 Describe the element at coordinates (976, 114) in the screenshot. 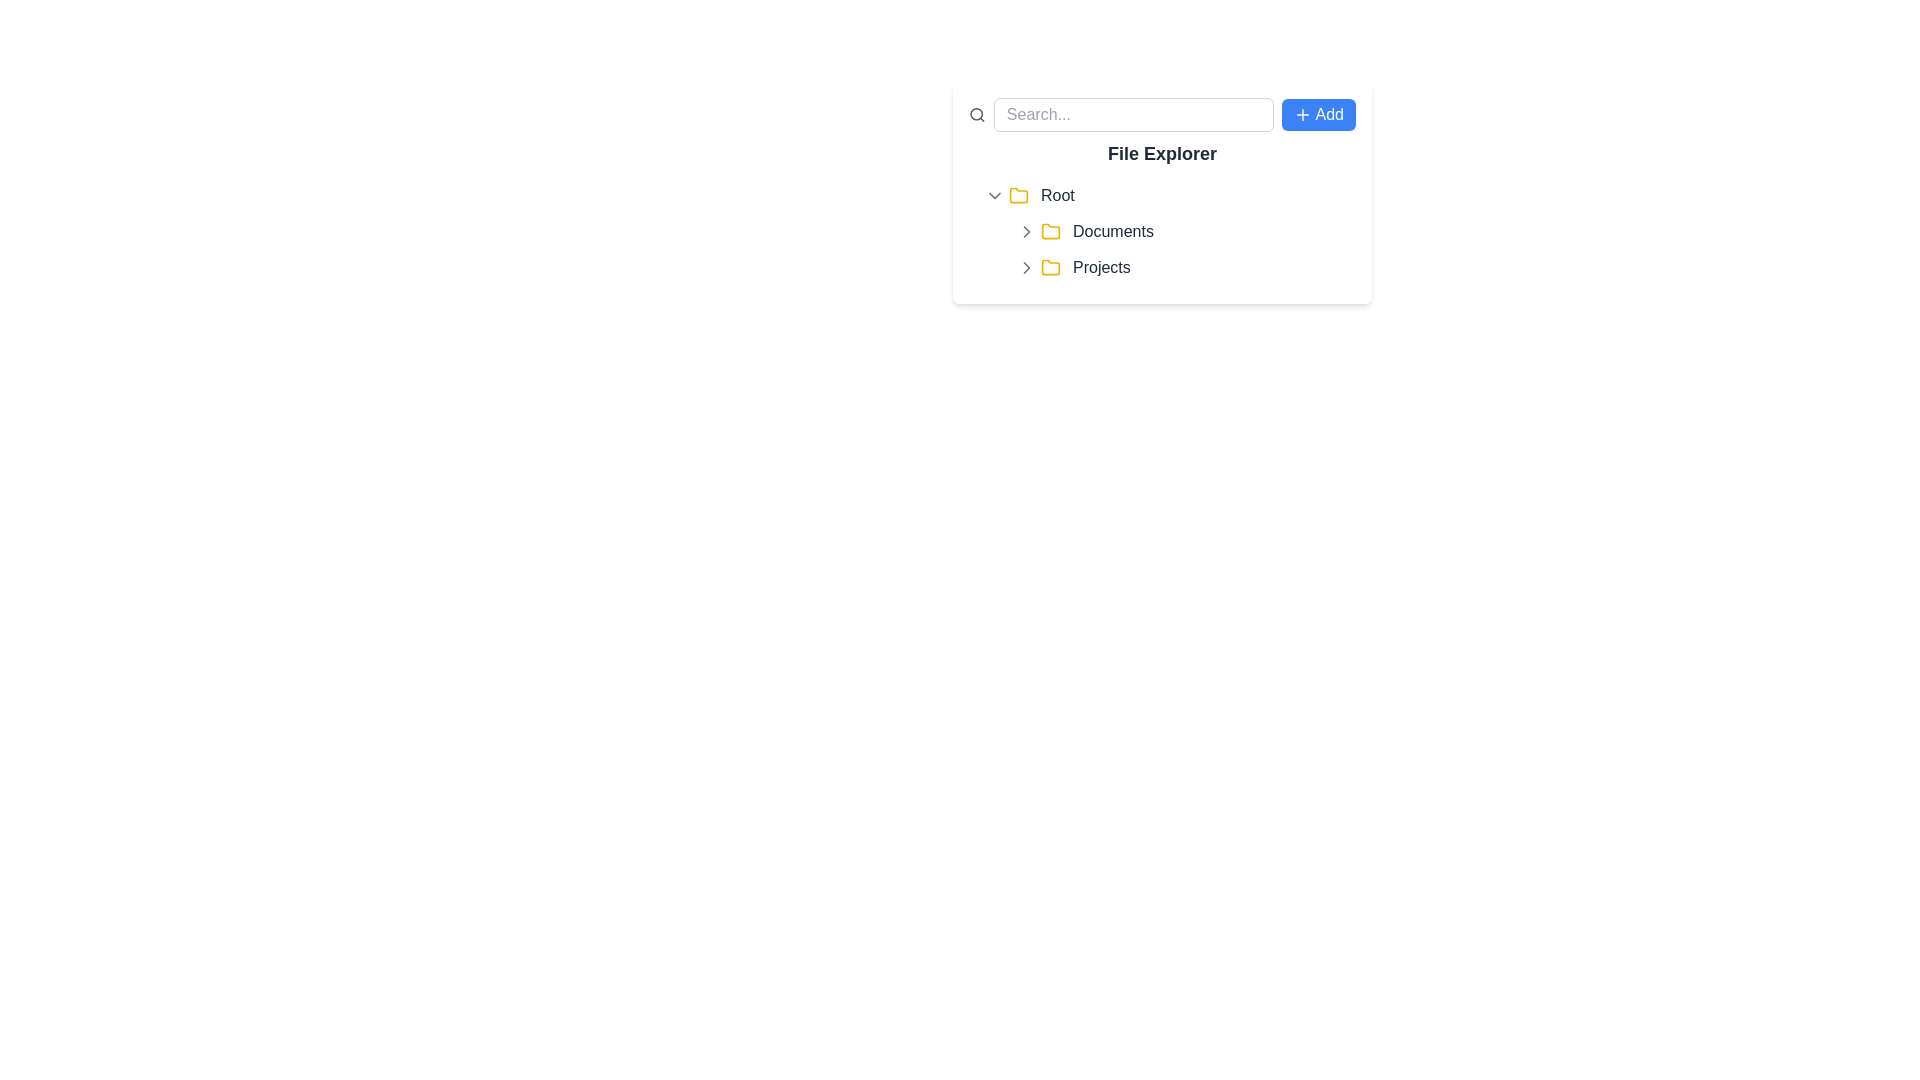

I see `the small circular icon resembling a magnifying glass lens, which indicates the search function located to the left of the search input field` at that location.